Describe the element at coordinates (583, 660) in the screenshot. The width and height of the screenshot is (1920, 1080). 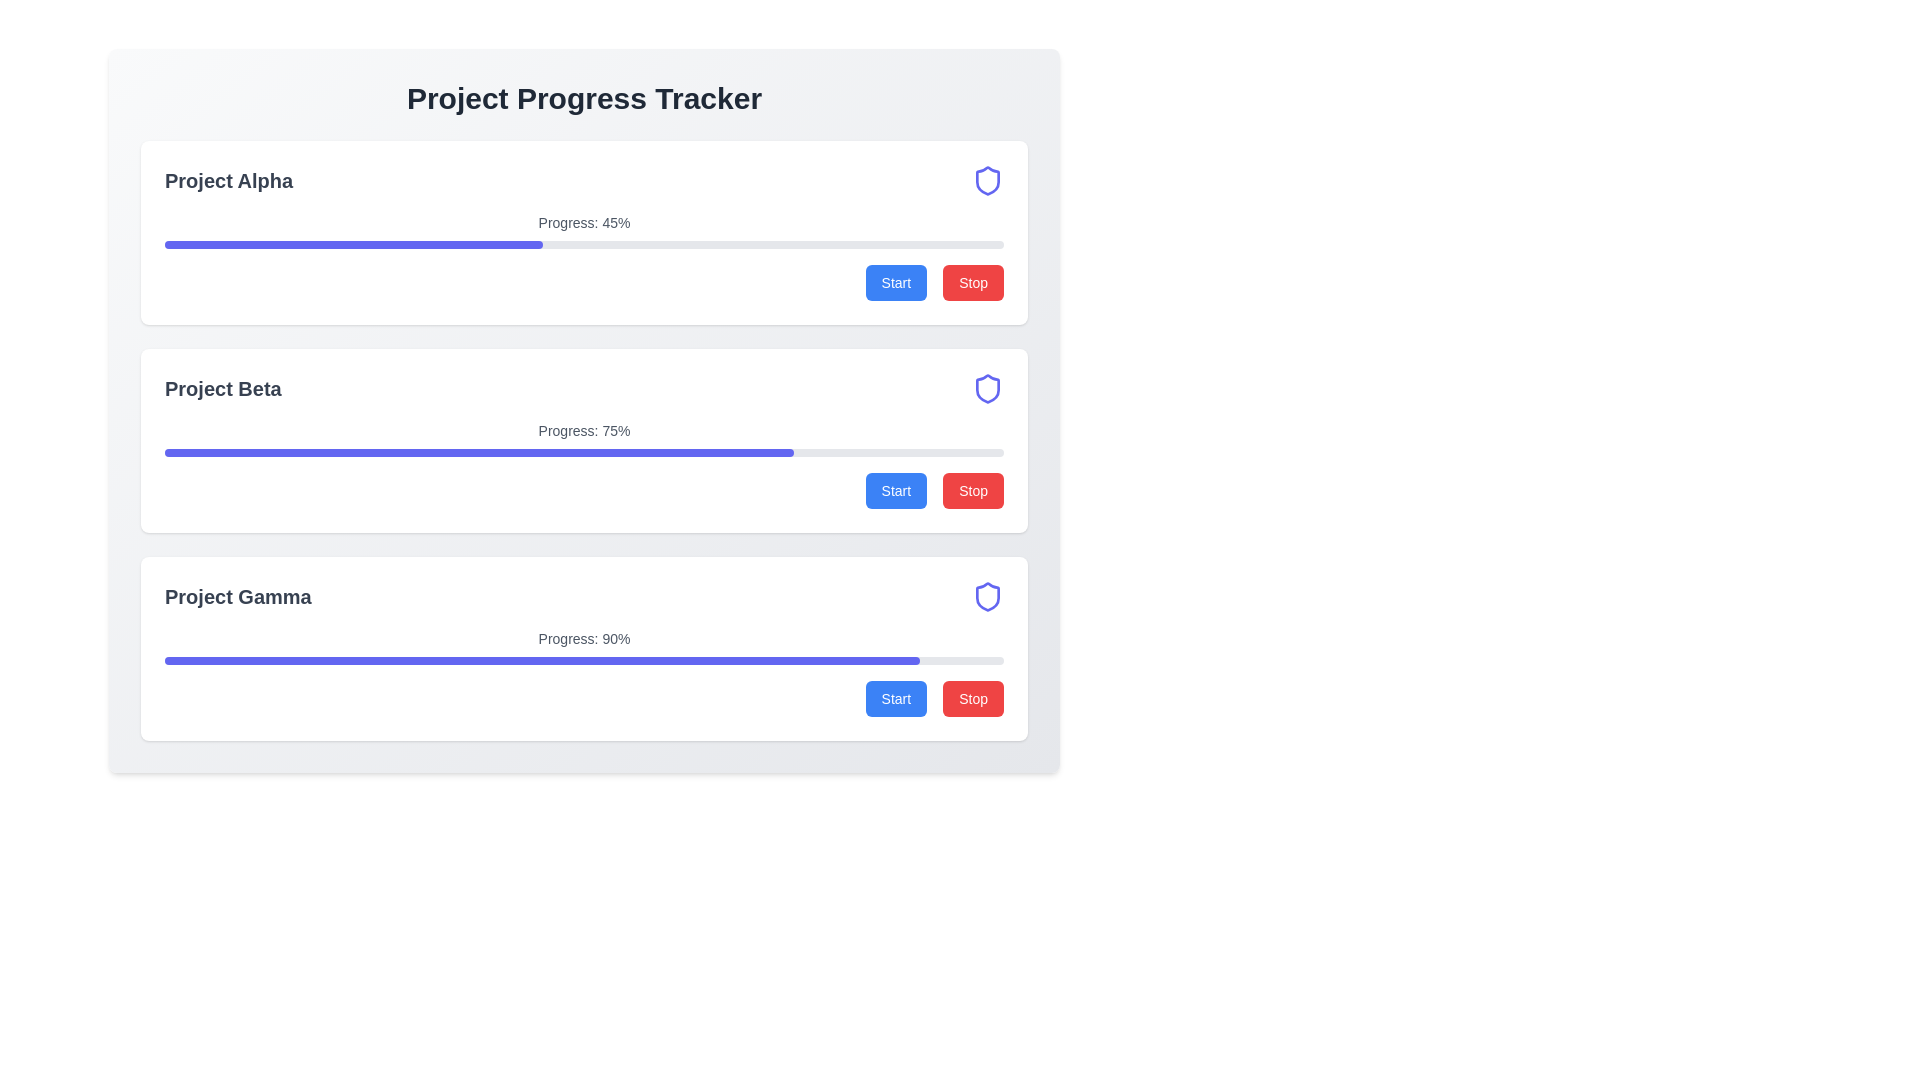
I see `the Progress bar indicating 90% completion for Project Gamma, located below the 'Progress: 90%' text and above the 'Start' and 'Stop' buttons` at that location.